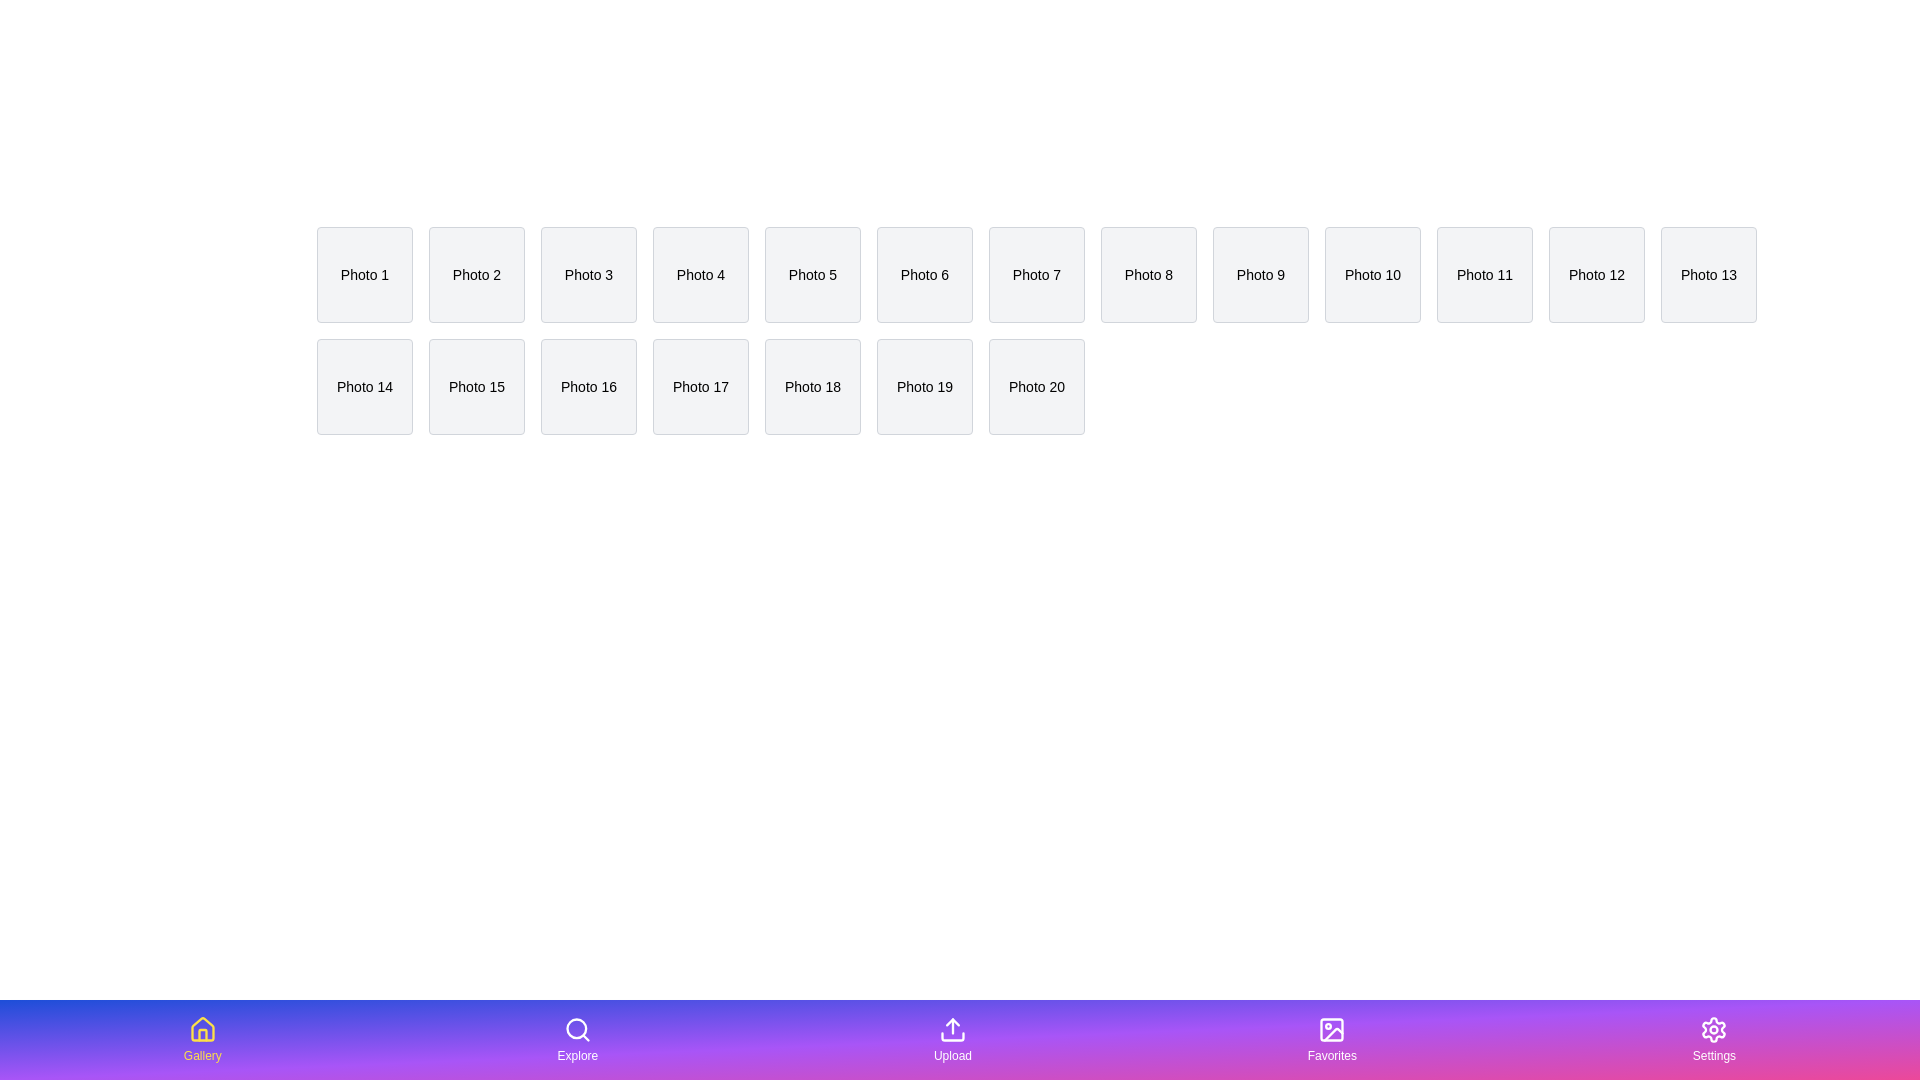 This screenshot has width=1920, height=1080. What do you see at coordinates (1712, 1039) in the screenshot?
I see `the tab labeled Settings in the bottom navigation bar` at bounding box center [1712, 1039].